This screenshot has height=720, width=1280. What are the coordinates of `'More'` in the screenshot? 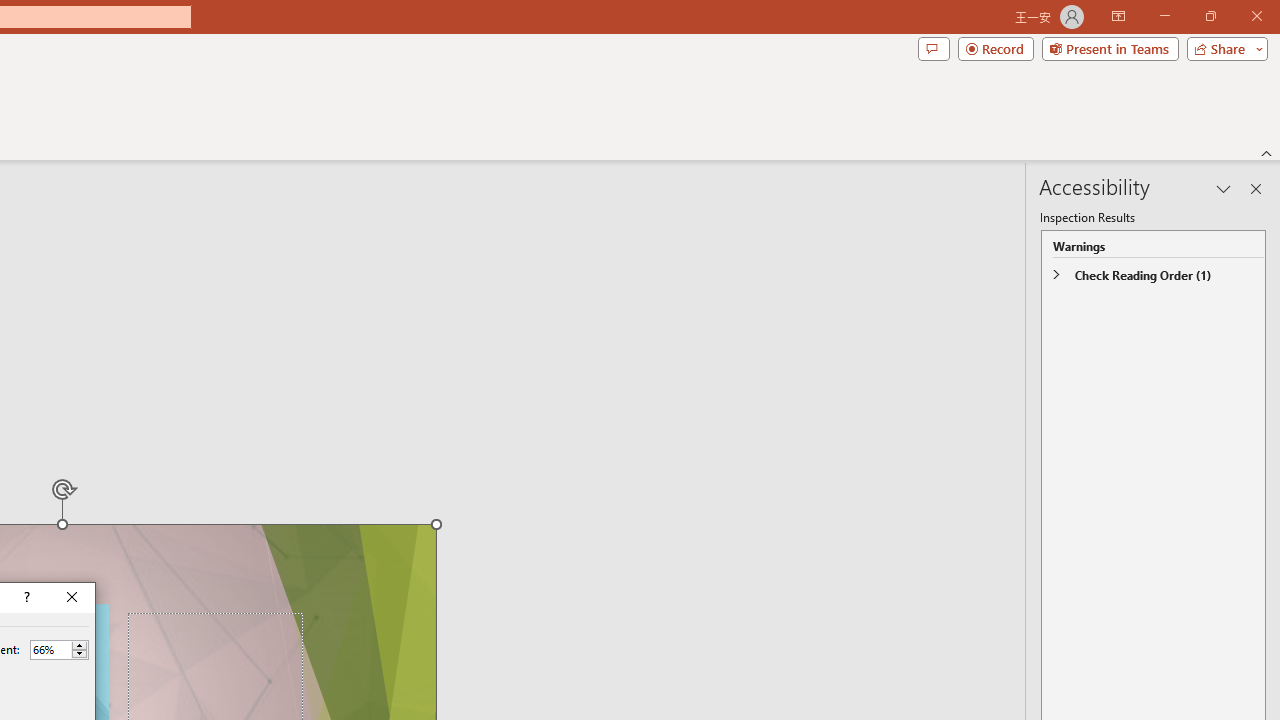 It's located at (79, 645).